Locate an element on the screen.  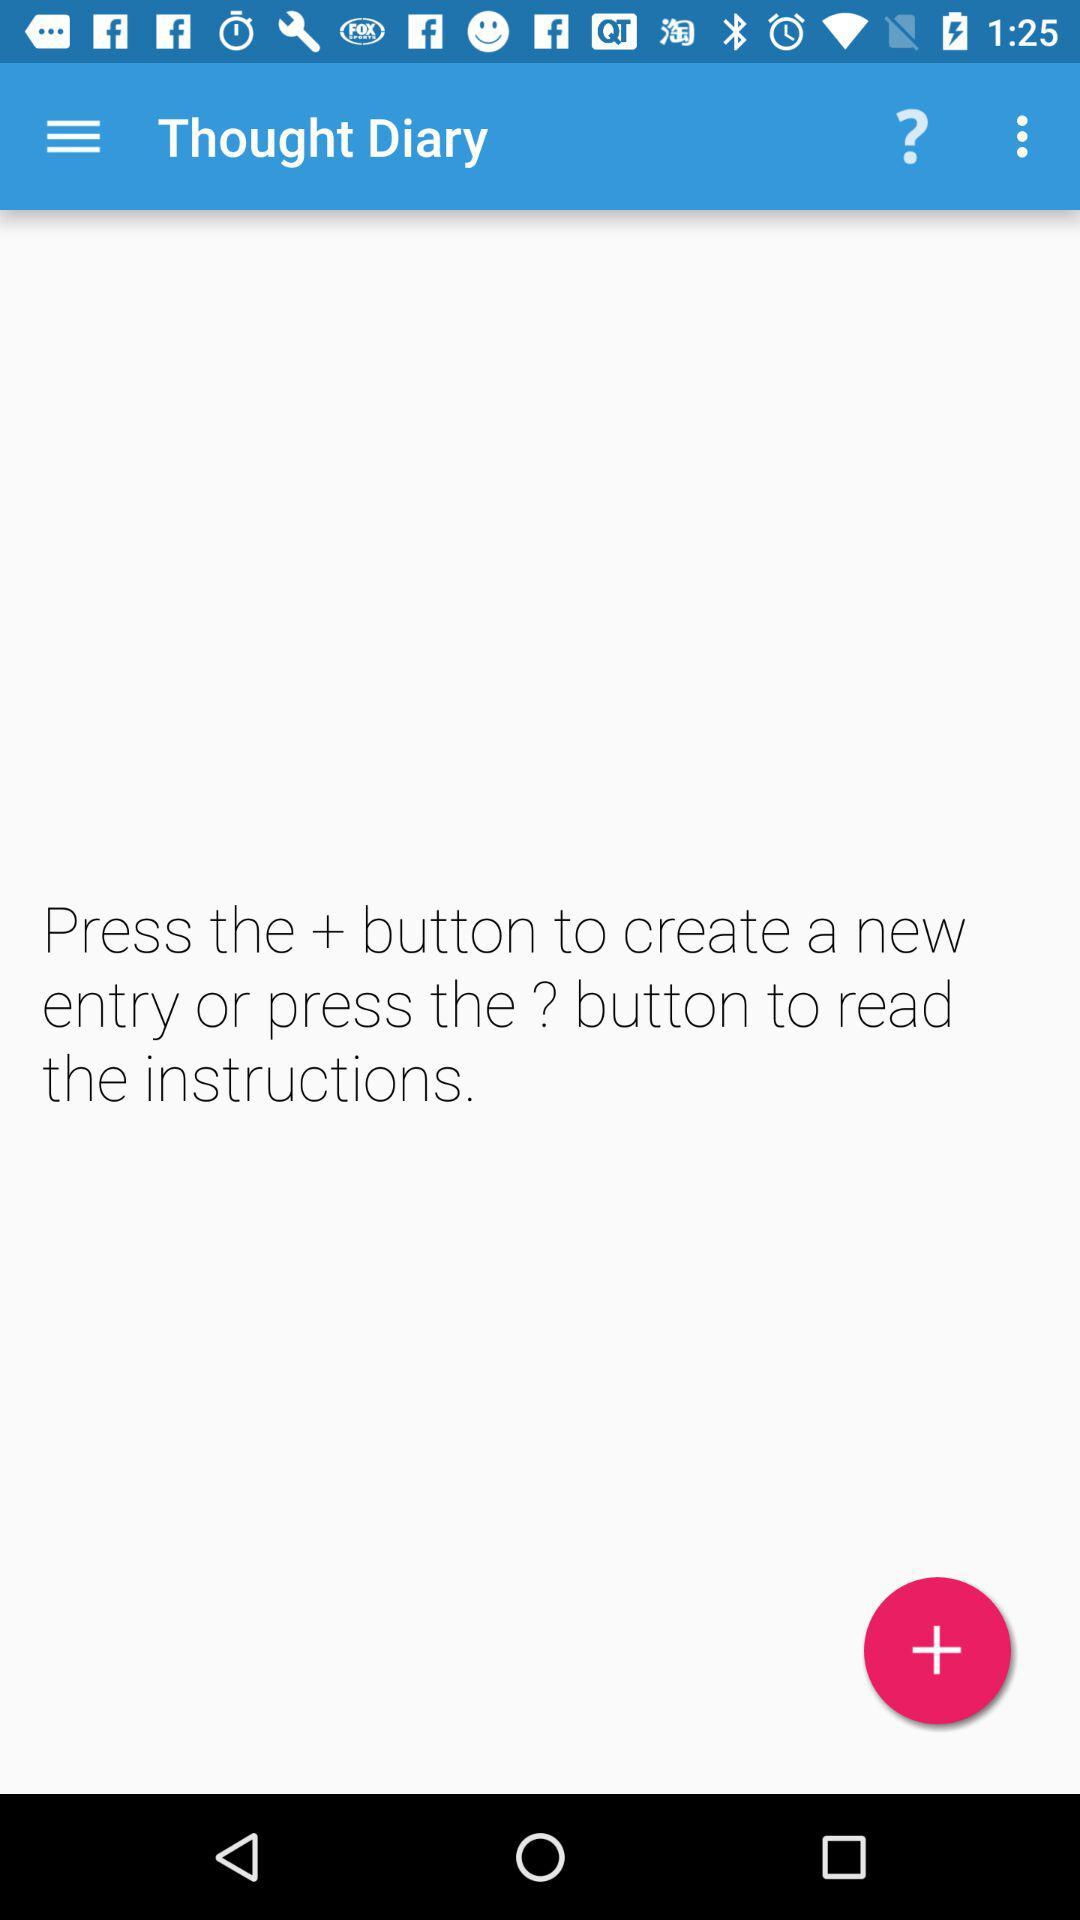
item below press the button icon is located at coordinates (937, 1650).